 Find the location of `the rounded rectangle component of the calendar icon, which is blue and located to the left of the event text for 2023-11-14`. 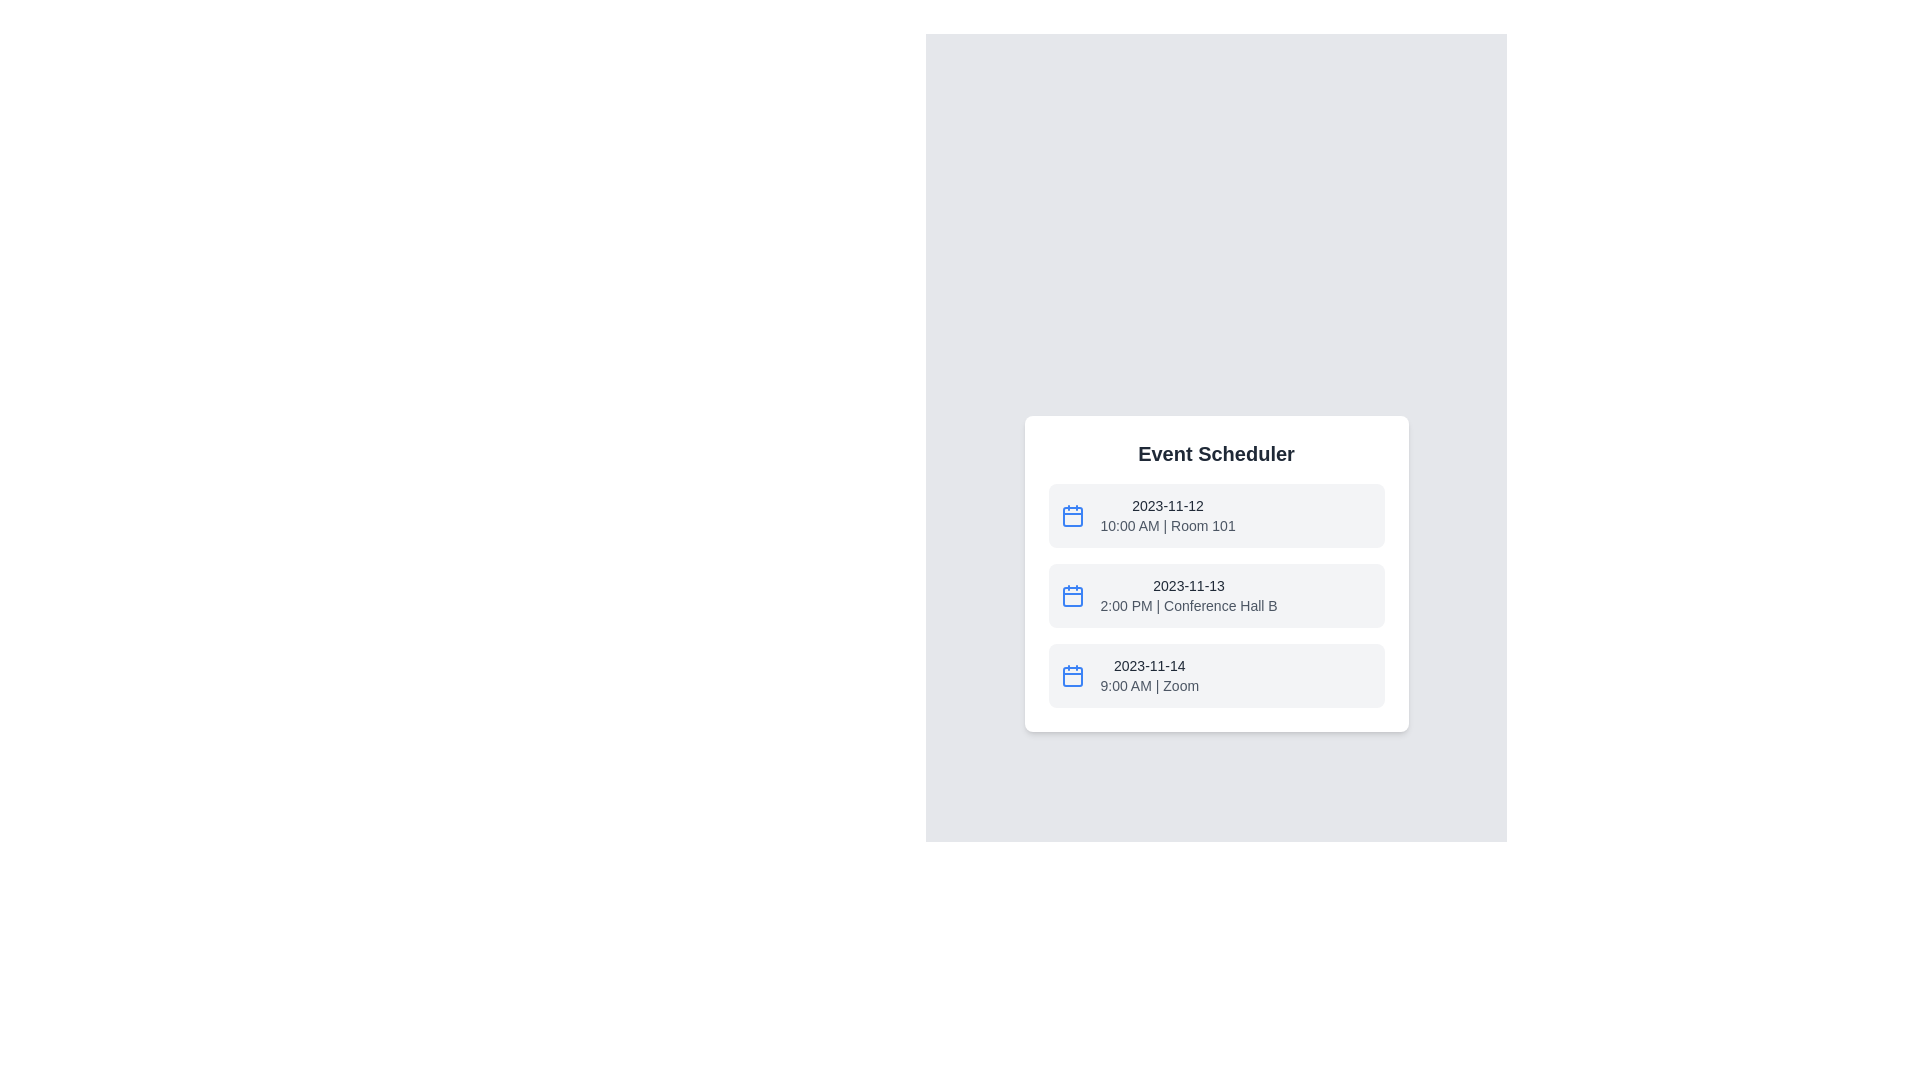

the rounded rectangle component of the calendar icon, which is blue and located to the left of the event text for 2023-11-14 is located at coordinates (1071, 676).